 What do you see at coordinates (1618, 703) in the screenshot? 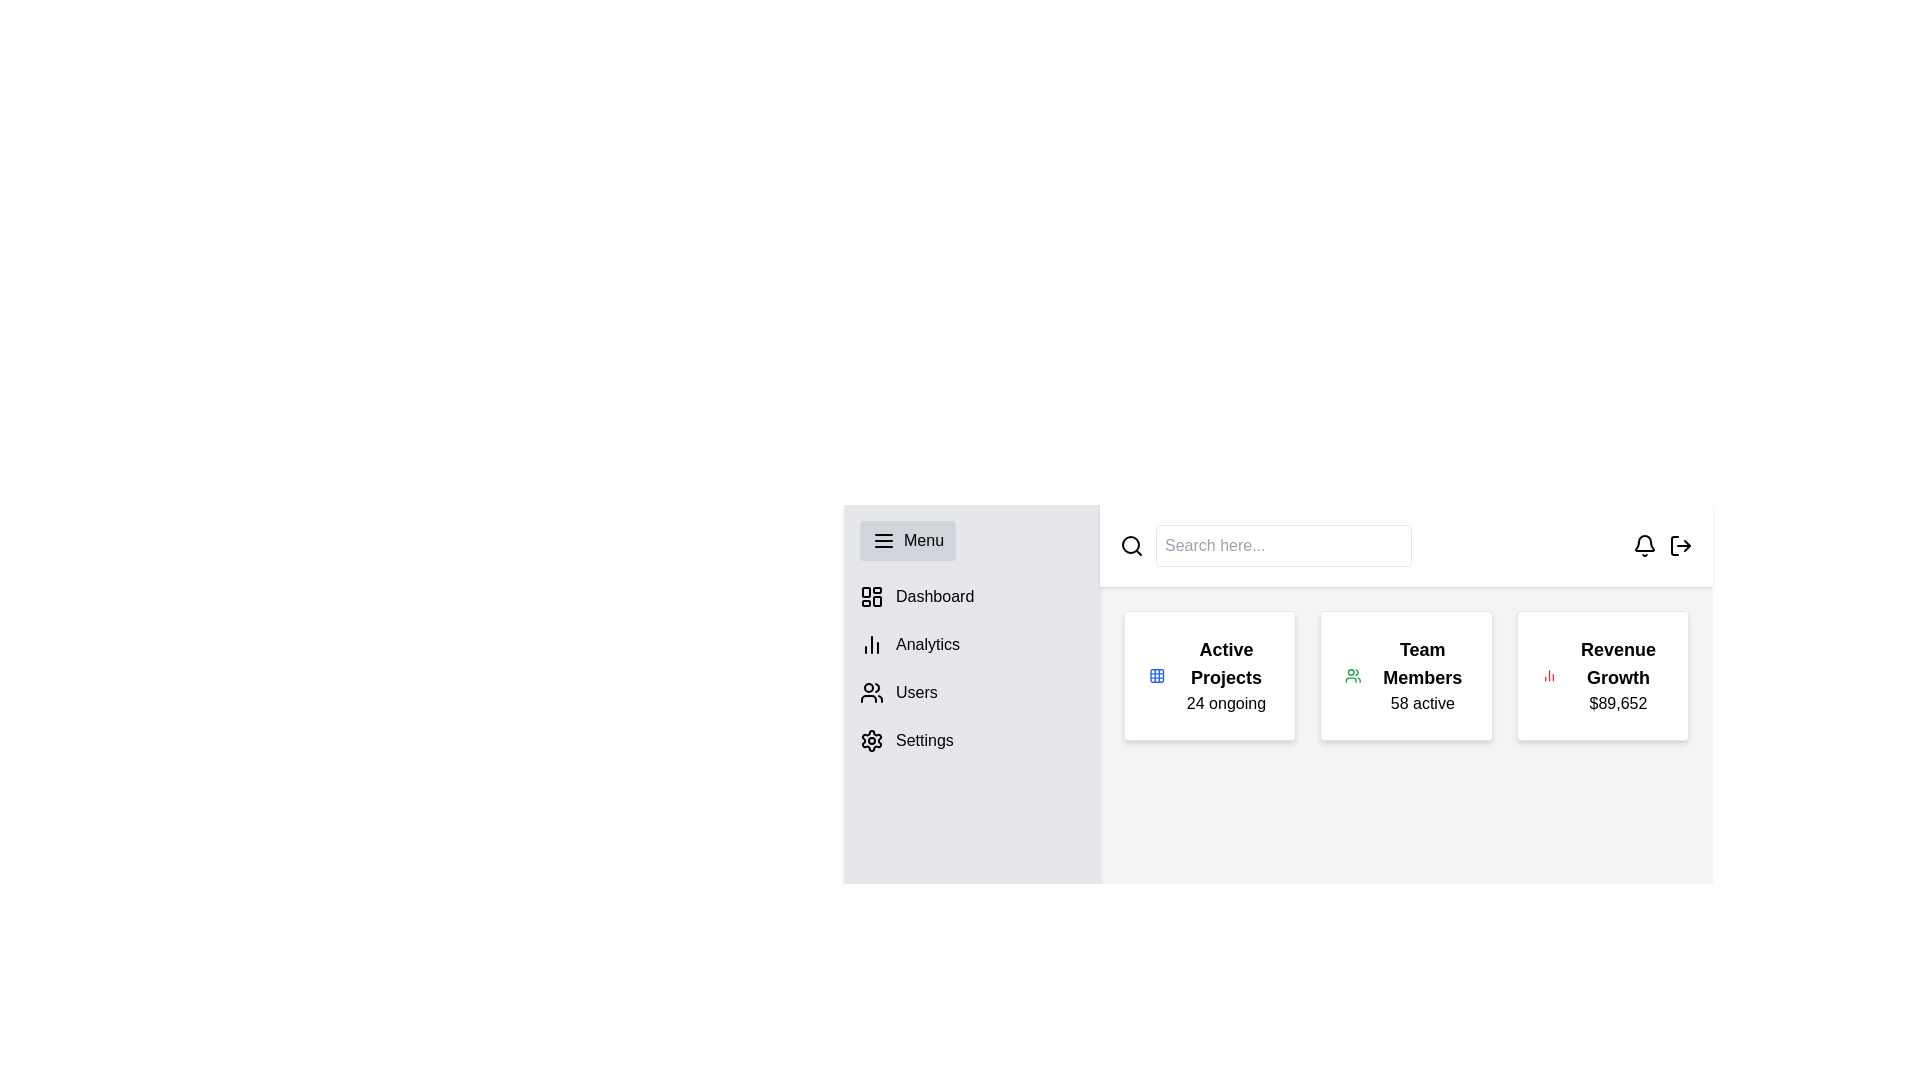
I see `the text label indicating the monetary amount related to 'Revenue Growth' to activate any potential tooltip` at bounding box center [1618, 703].